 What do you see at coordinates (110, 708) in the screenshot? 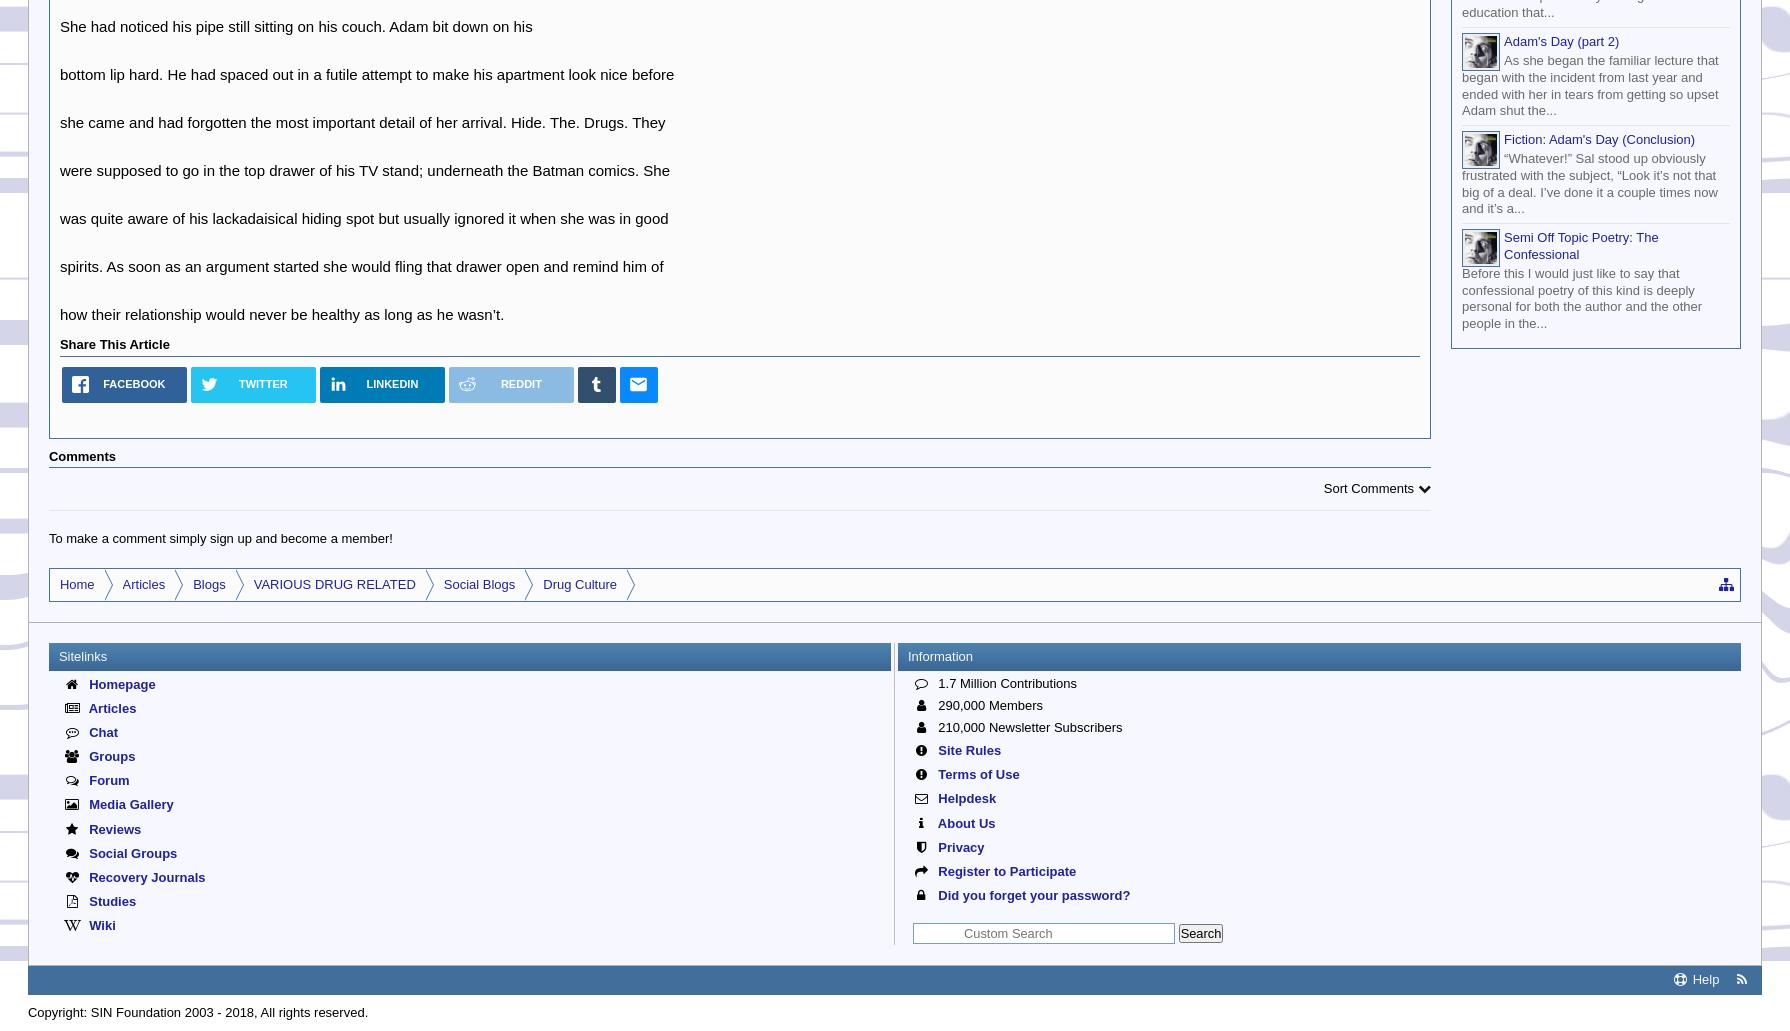
I see `'Articles'` at bounding box center [110, 708].